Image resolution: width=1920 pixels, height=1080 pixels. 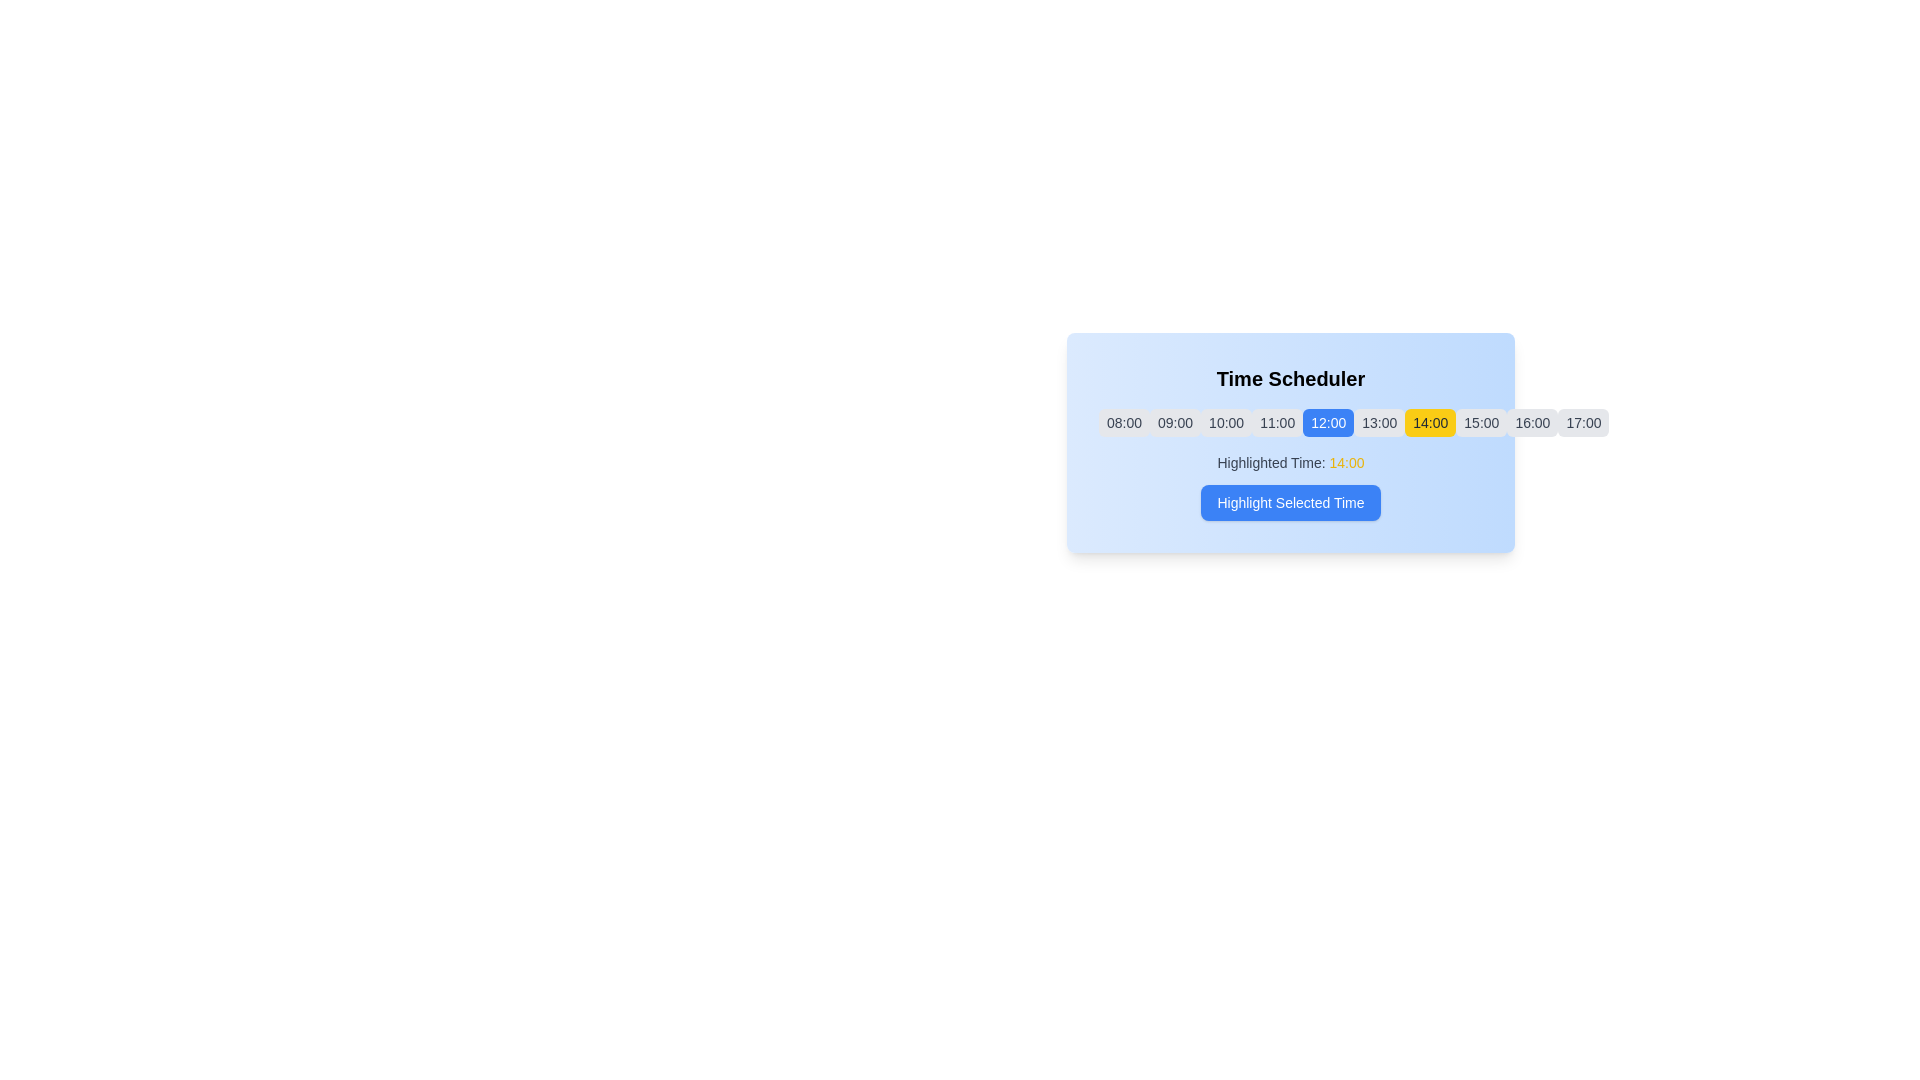 What do you see at coordinates (1531, 422) in the screenshot?
I see `the selectable time slot button for '16:00' to trigger the hover effect, located within the 'Time Scheduler' section` at bounding box center [1531, 422].